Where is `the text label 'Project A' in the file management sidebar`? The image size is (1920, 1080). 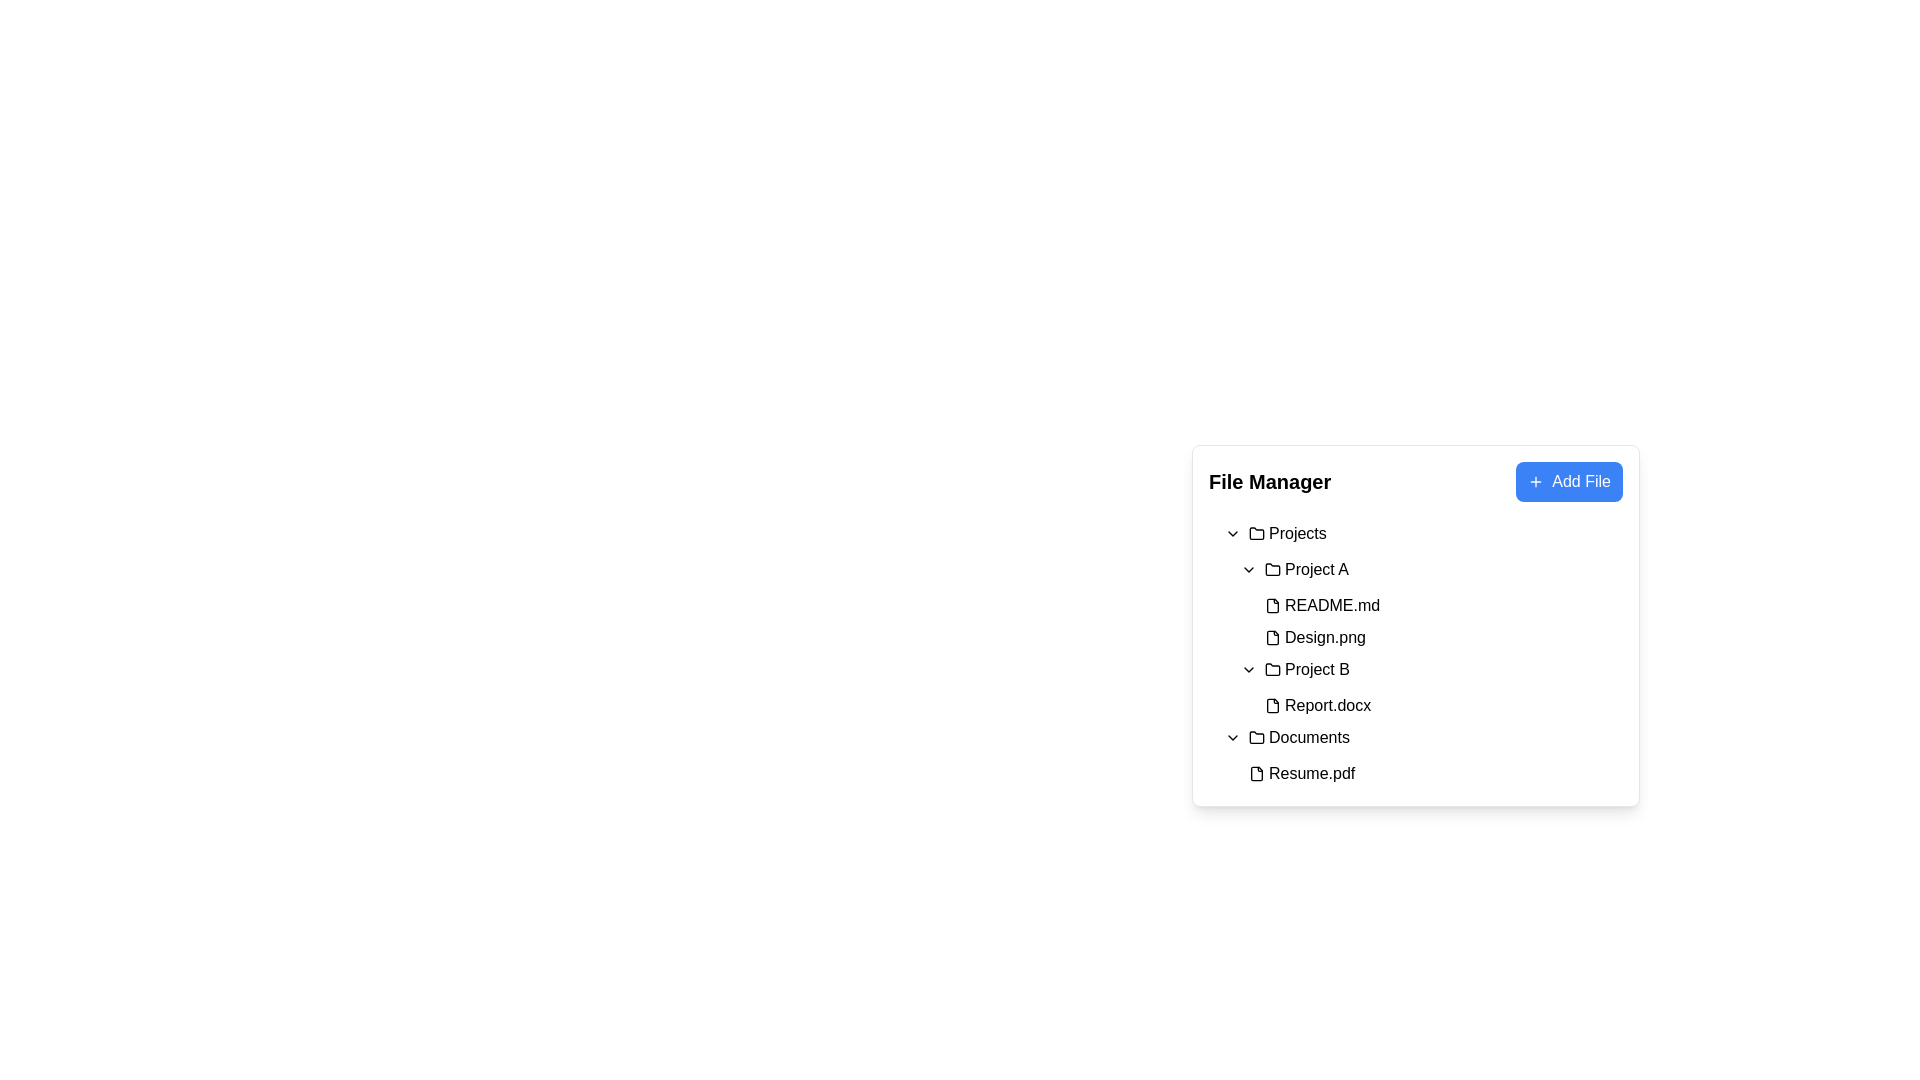
the text label 'Project A' in the file management sidebar is located at coordinates (1316, 570).